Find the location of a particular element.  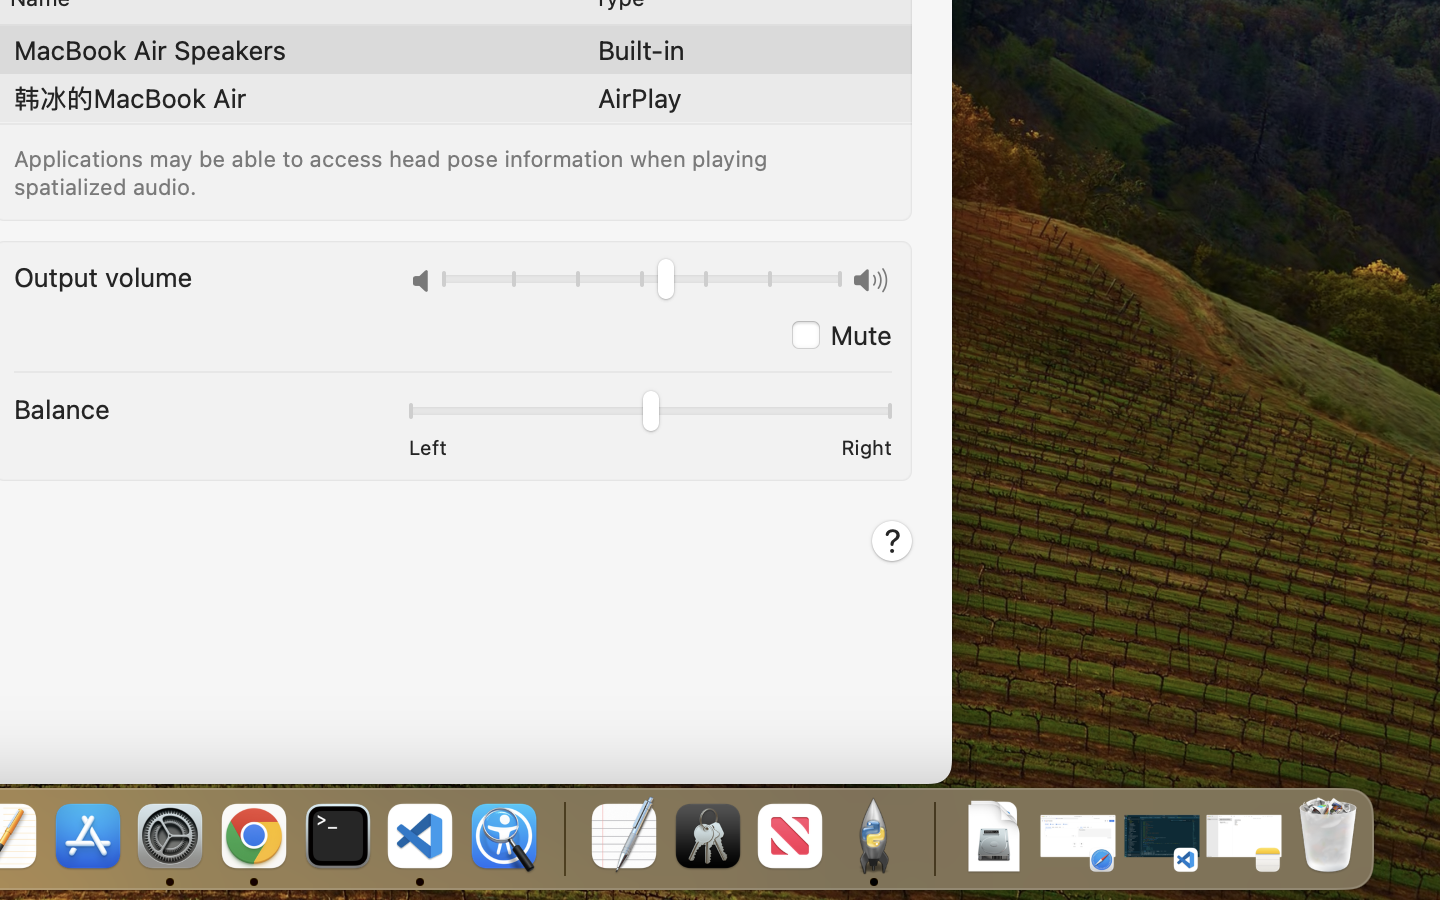

'0.5' is located at coordinates (648, 414).